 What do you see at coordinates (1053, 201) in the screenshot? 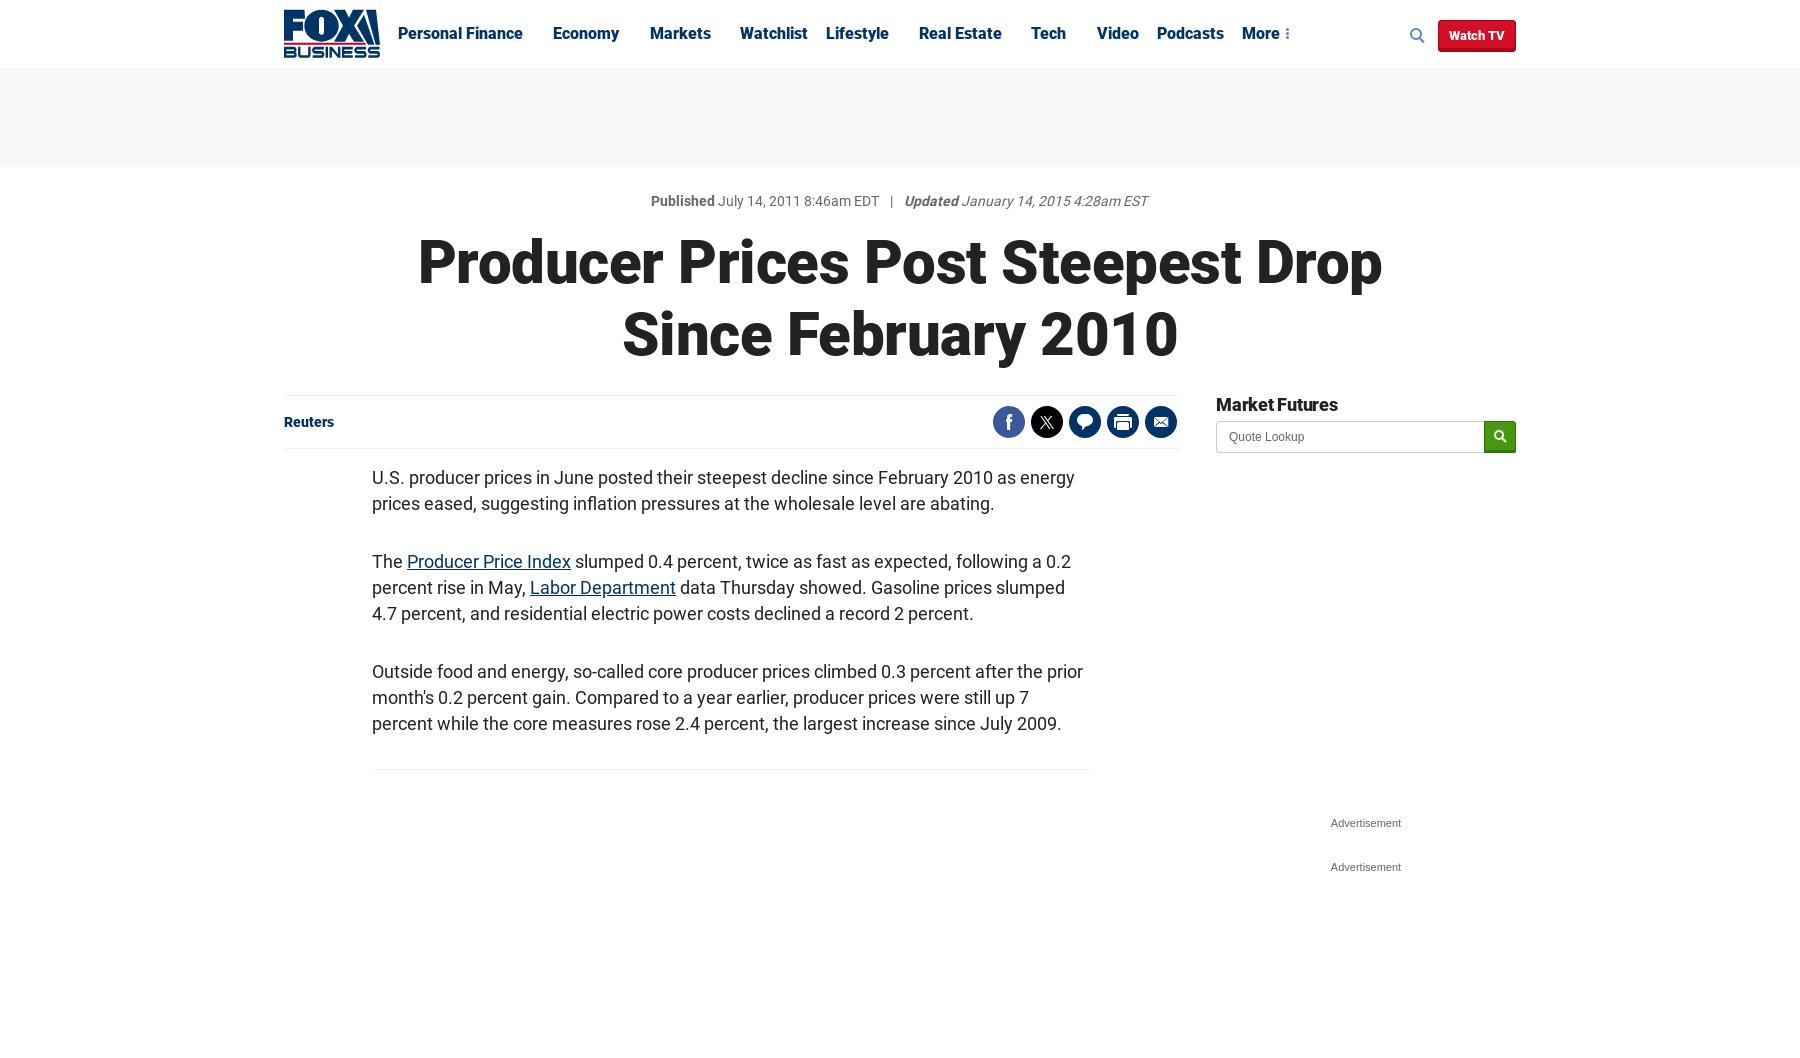
I see `'January 14, 2015 4:28am EST'` at bounding box center [1053, 201].